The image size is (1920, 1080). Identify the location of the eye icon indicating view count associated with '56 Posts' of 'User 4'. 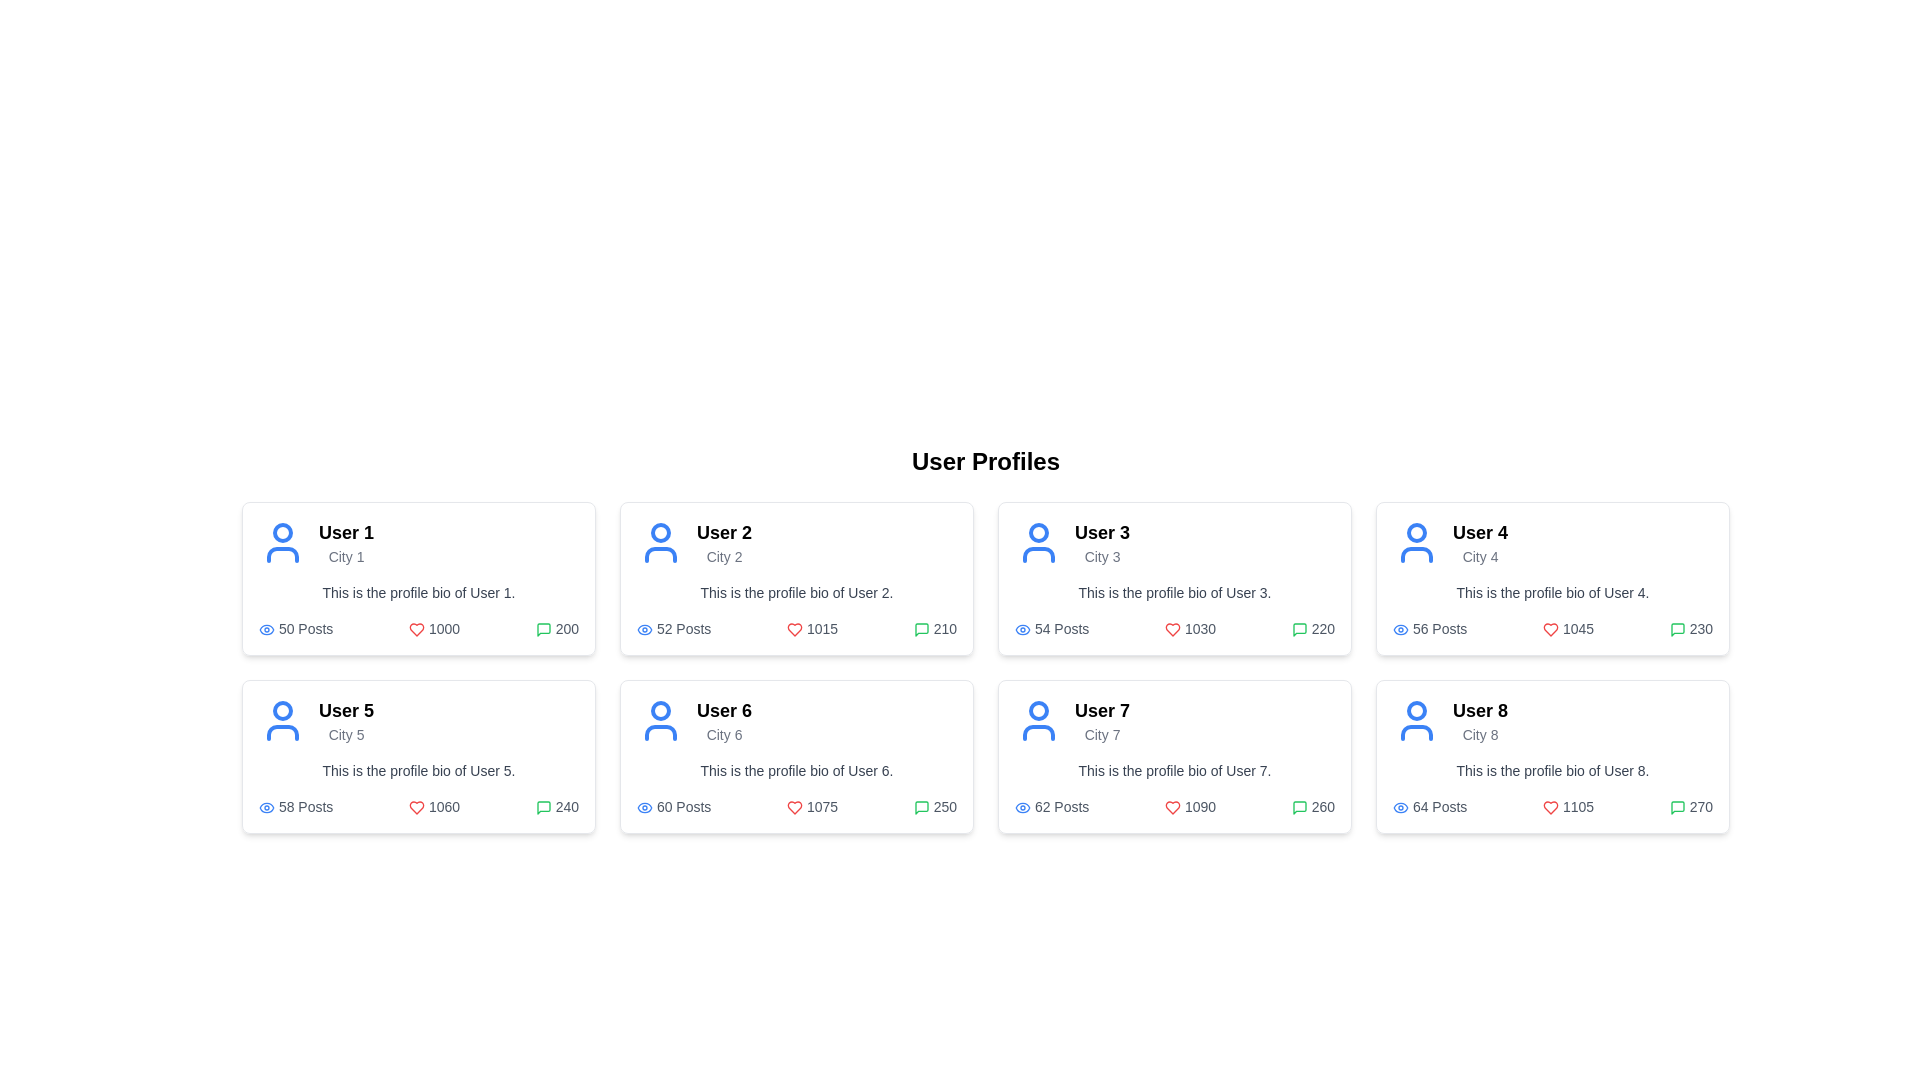
(1400, 628).